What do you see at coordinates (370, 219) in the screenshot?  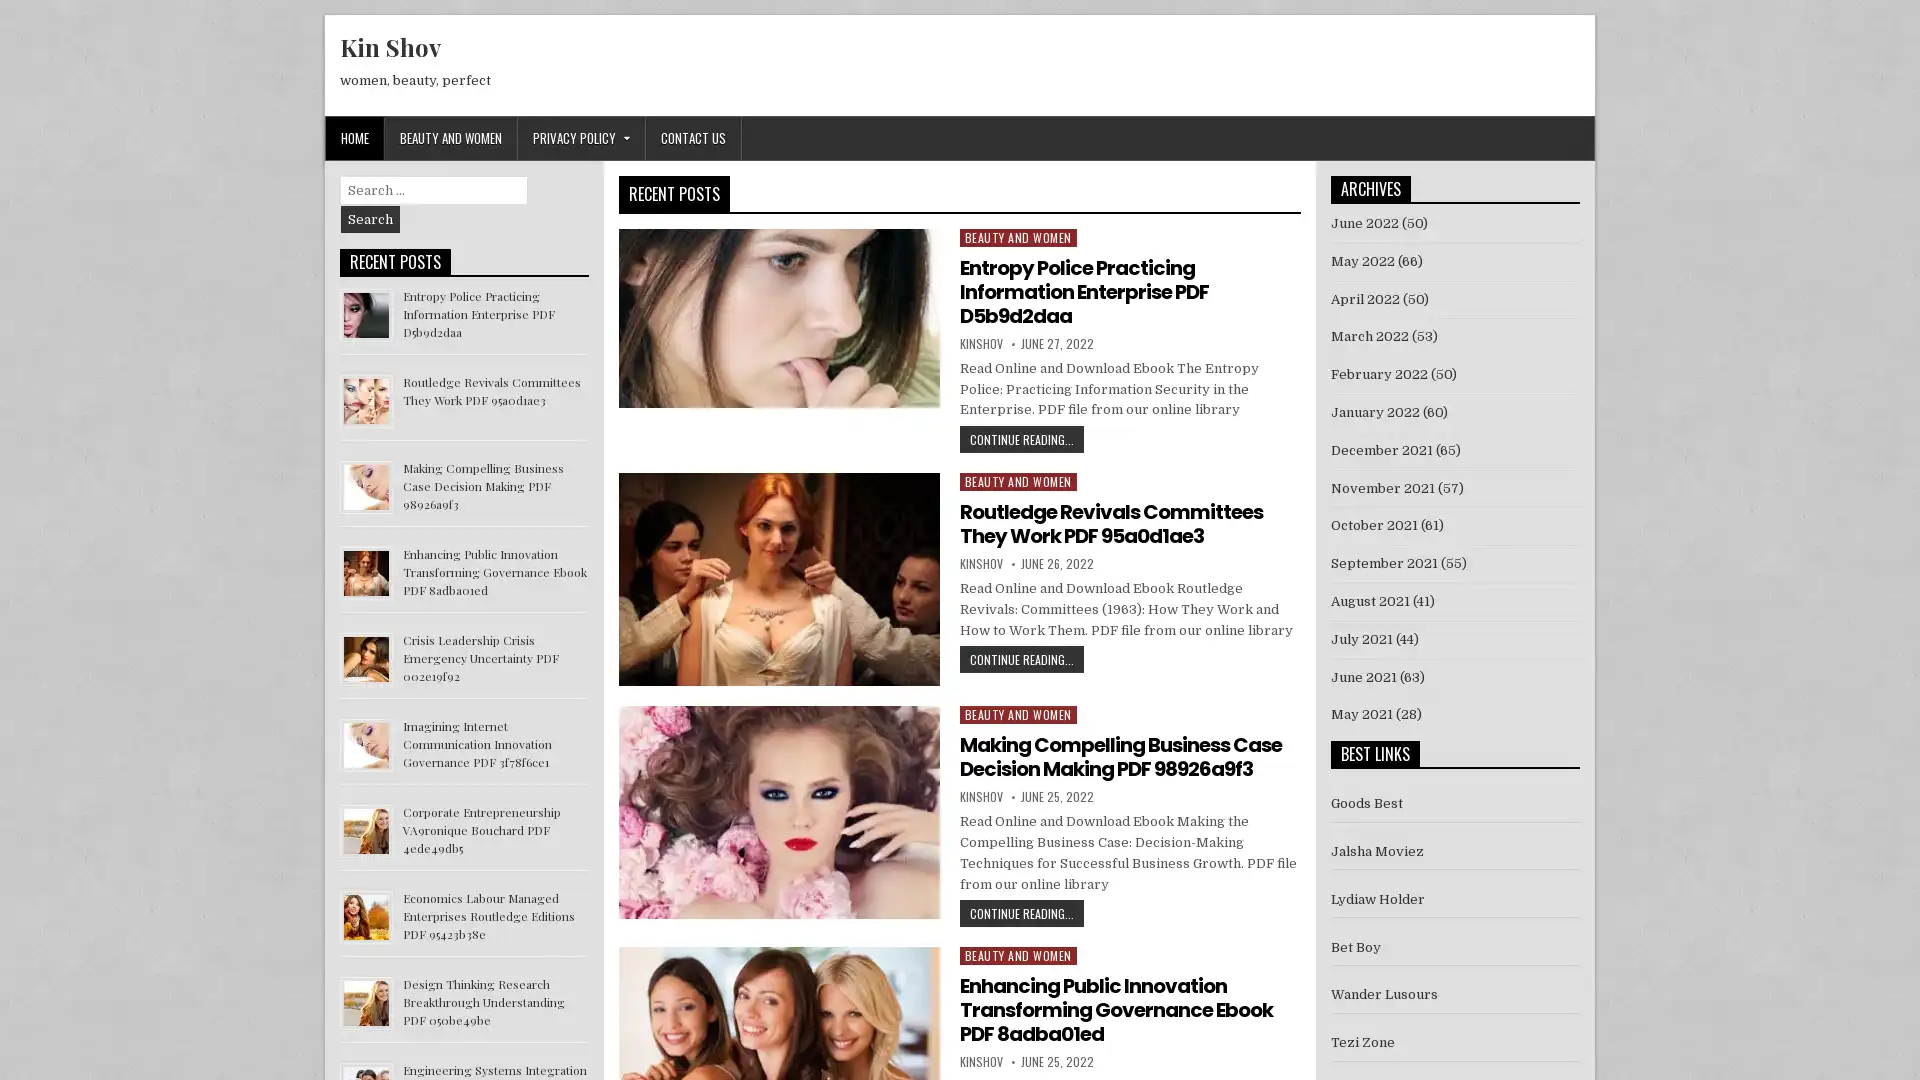 I see `Search` at bounding box center [370, 219].